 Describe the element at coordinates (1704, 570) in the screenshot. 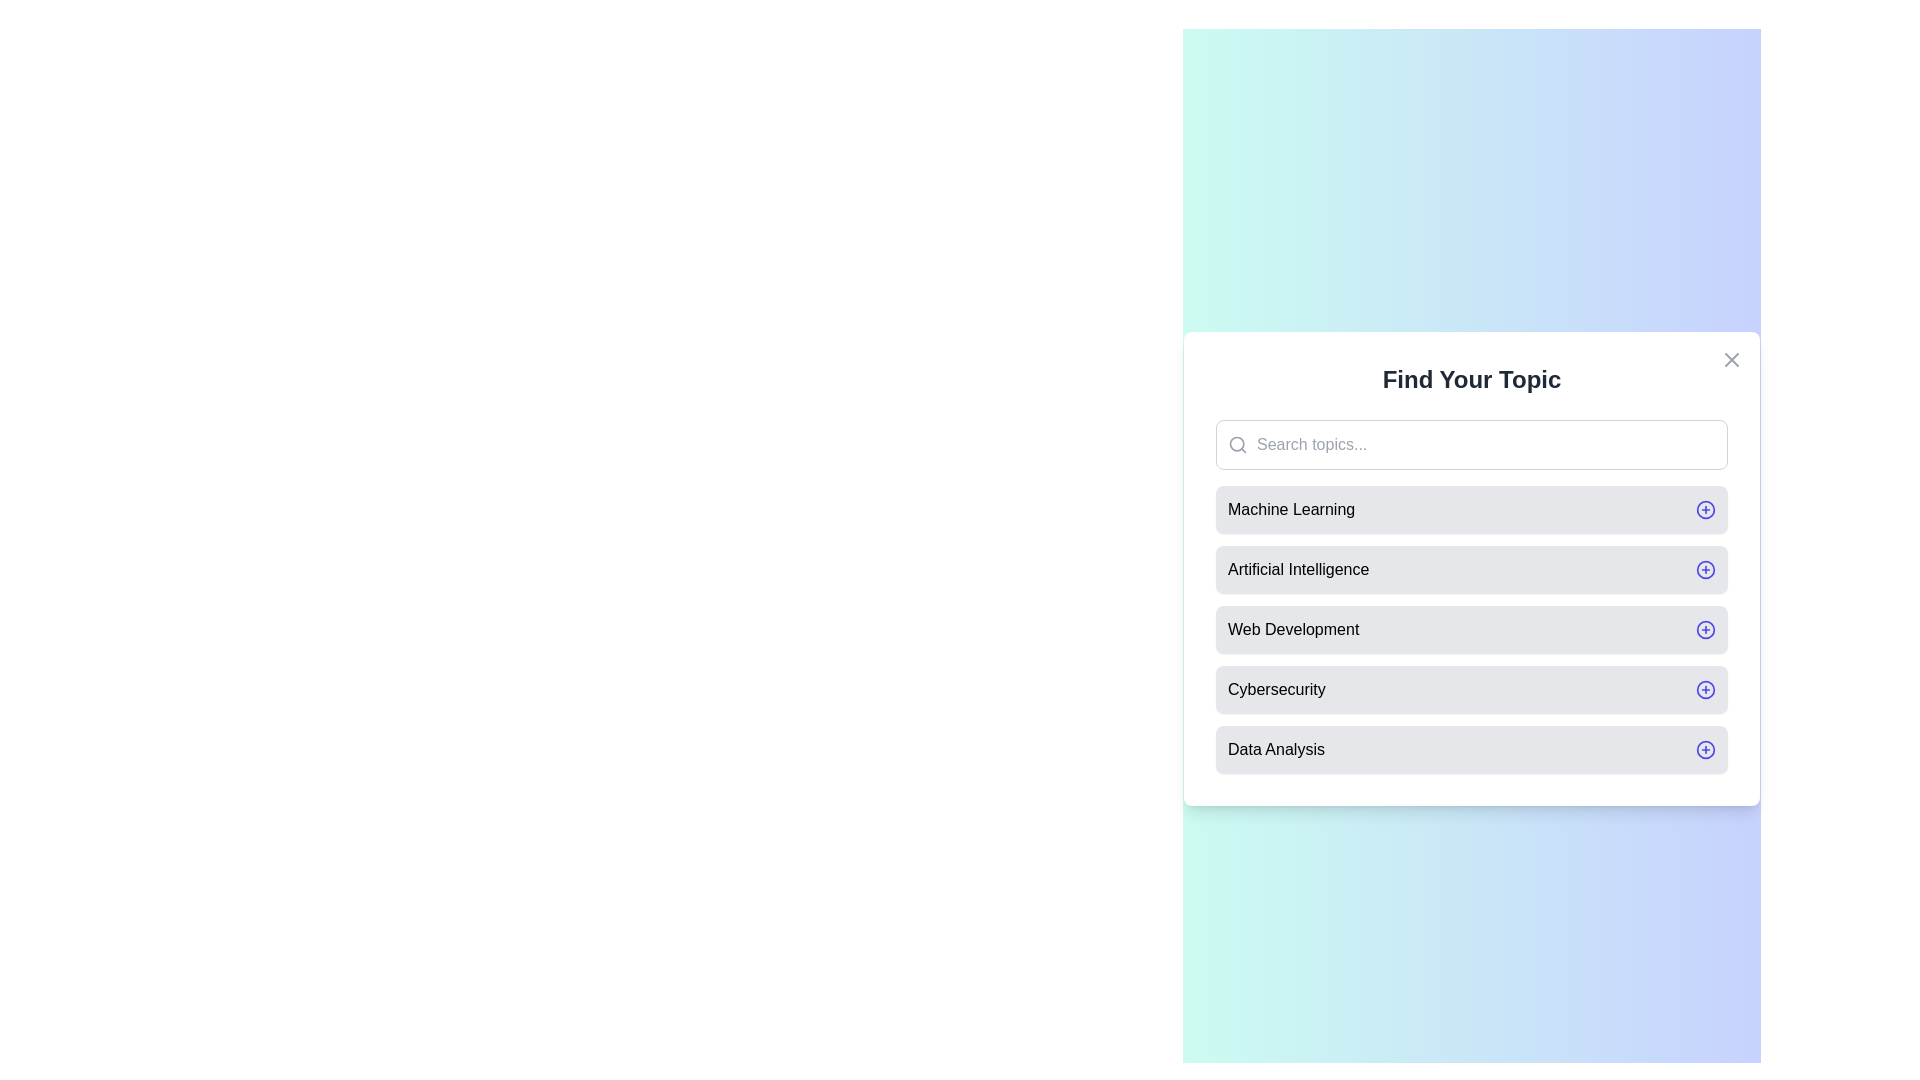

I see `the plus icon next to Artificial Intelligence` at that location.